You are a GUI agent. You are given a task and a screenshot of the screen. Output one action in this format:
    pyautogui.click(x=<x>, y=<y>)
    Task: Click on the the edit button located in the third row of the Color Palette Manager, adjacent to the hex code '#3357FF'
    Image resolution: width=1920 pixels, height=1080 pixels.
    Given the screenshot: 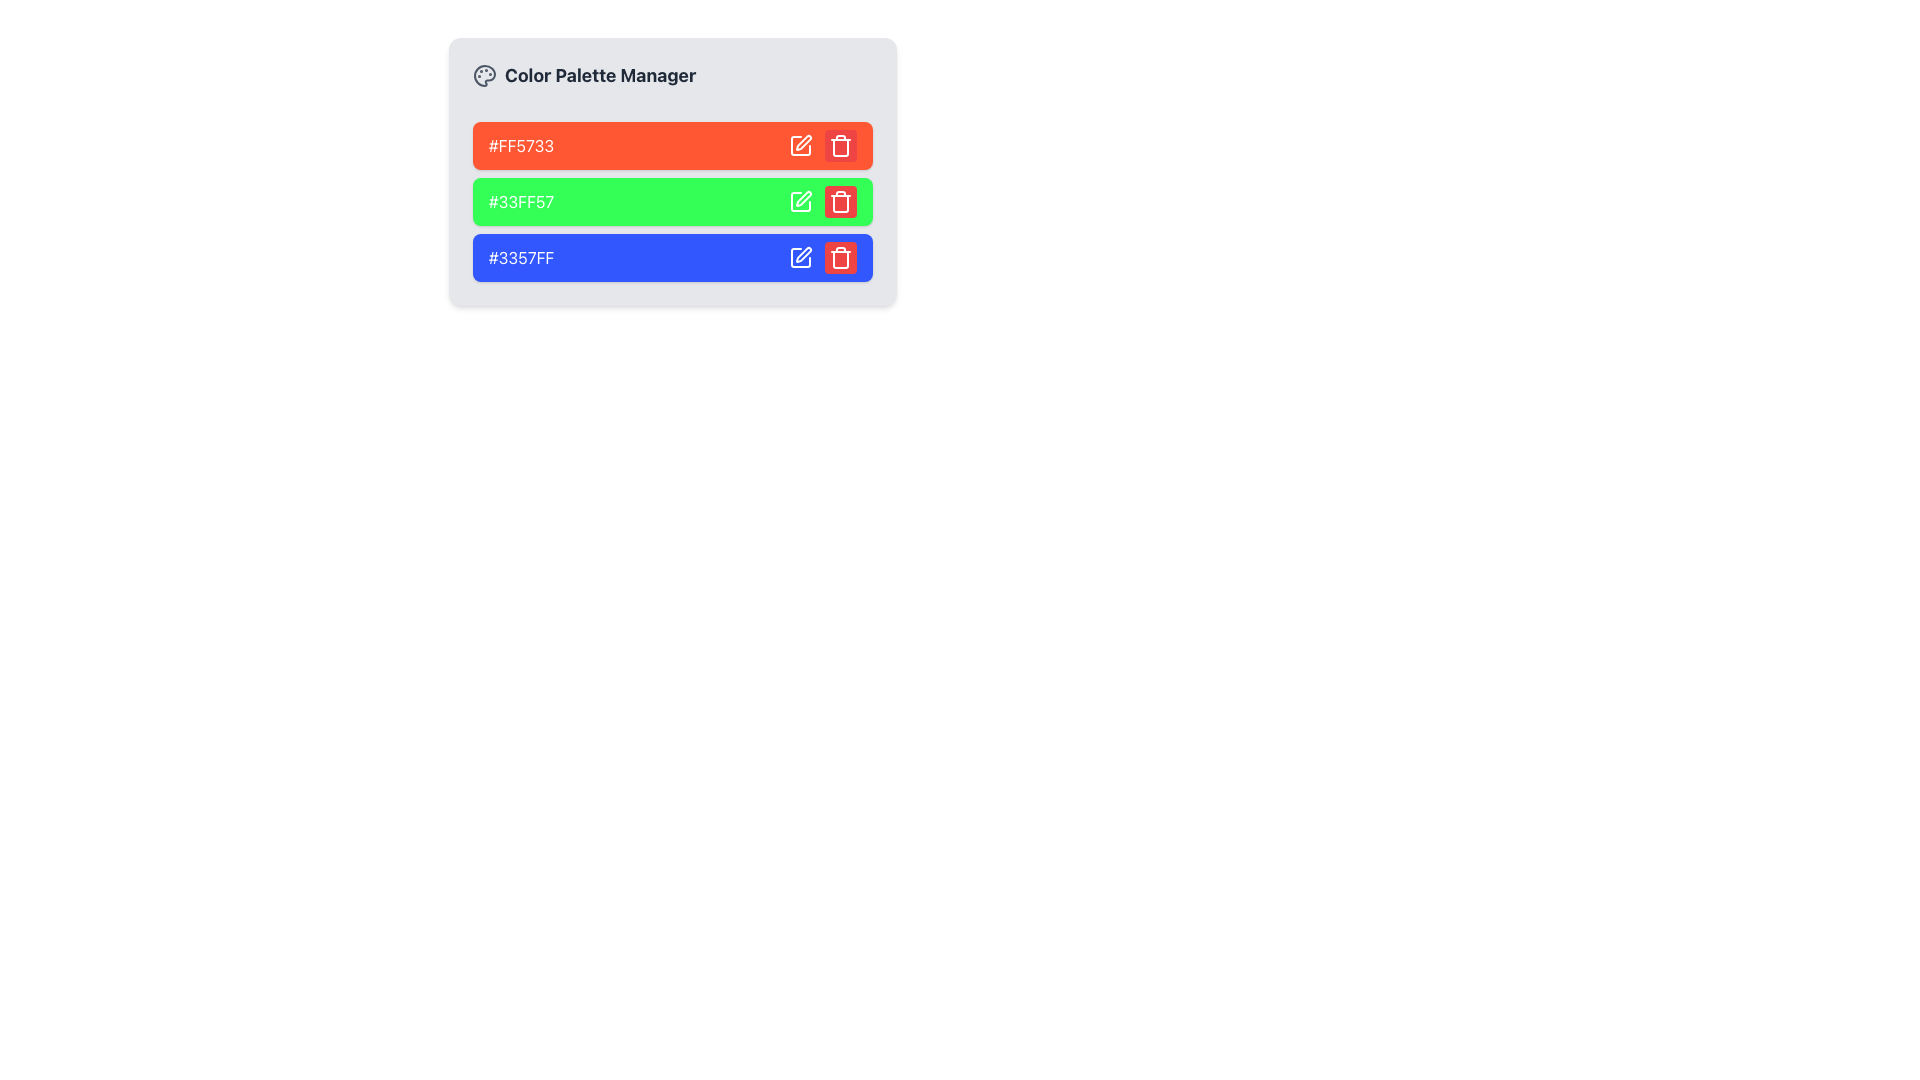 What is the action you would take?
    pyautogui.click(x=801, y=257)
    